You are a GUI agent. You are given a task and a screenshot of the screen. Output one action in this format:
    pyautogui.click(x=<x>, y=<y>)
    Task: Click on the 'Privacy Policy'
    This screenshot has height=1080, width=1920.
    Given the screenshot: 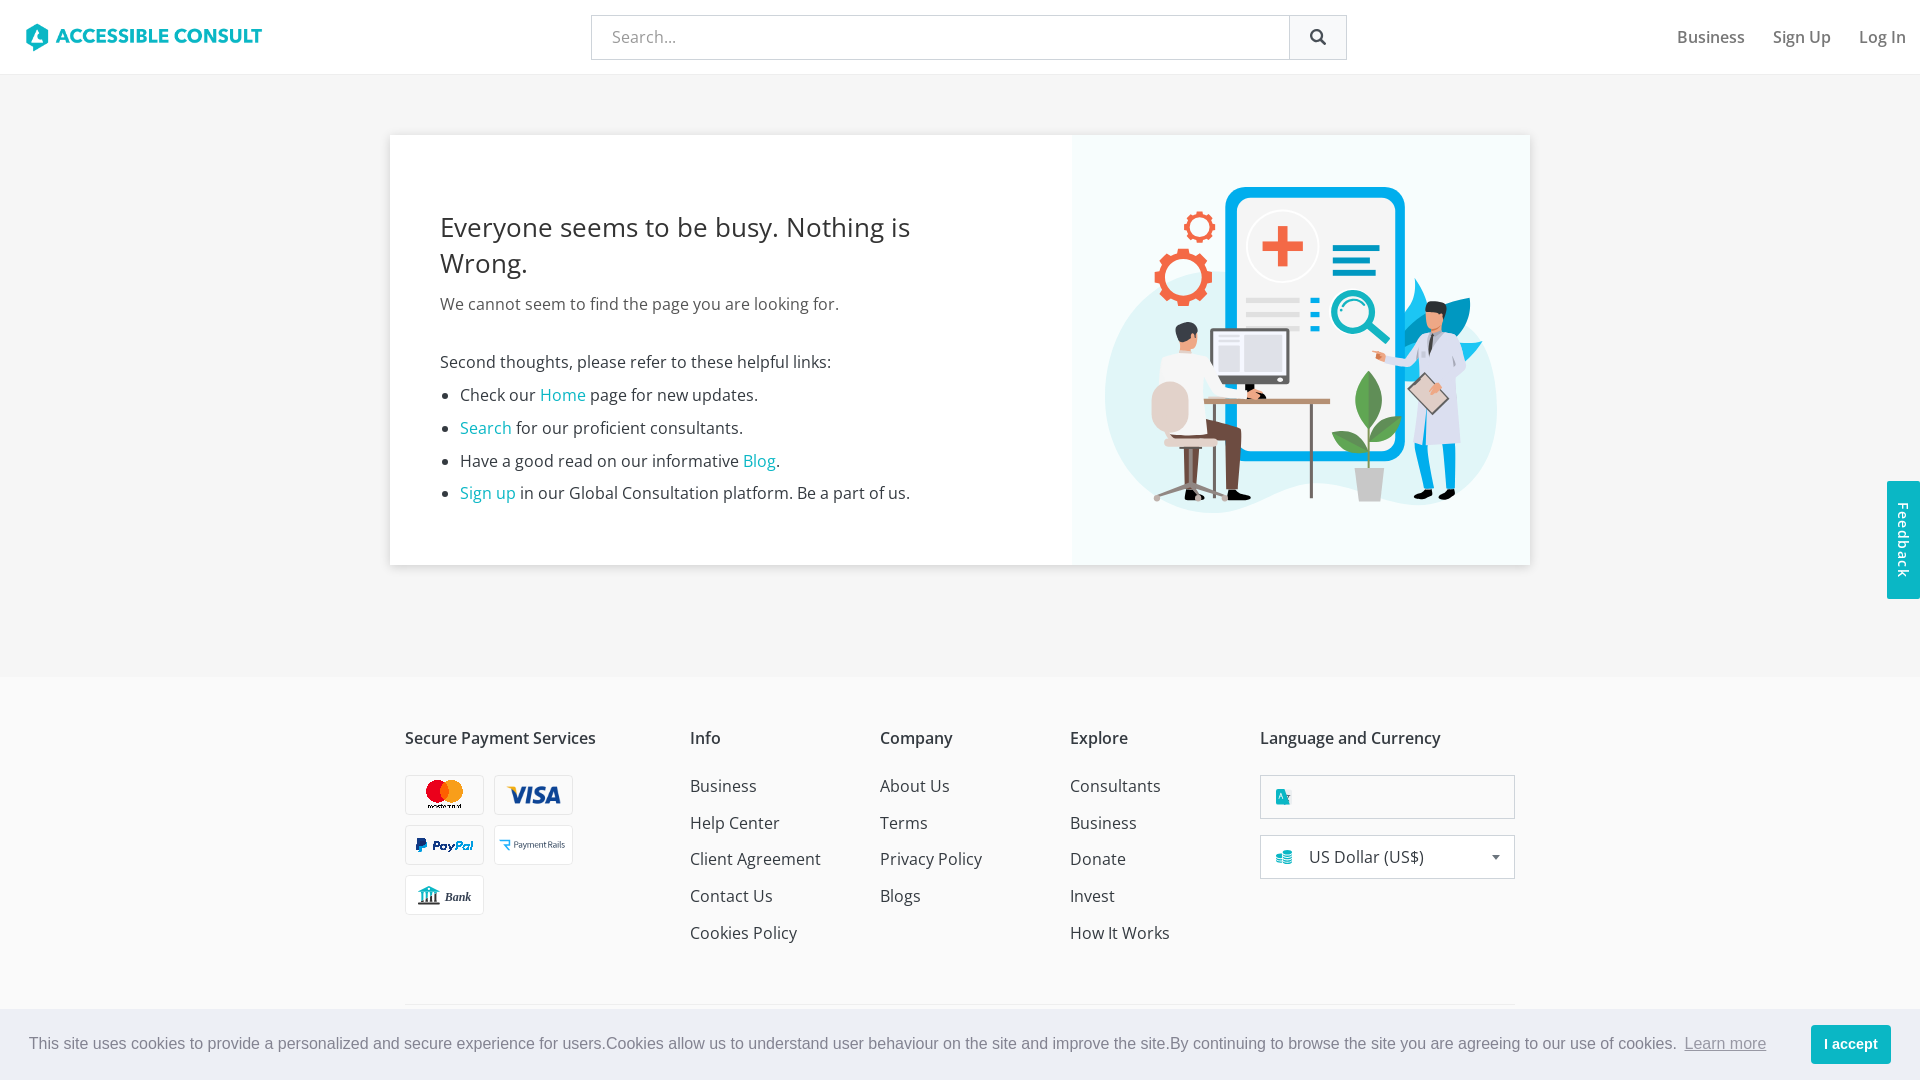 What is the action you would take?
    pyautogui.click(x=930, y=858)
    